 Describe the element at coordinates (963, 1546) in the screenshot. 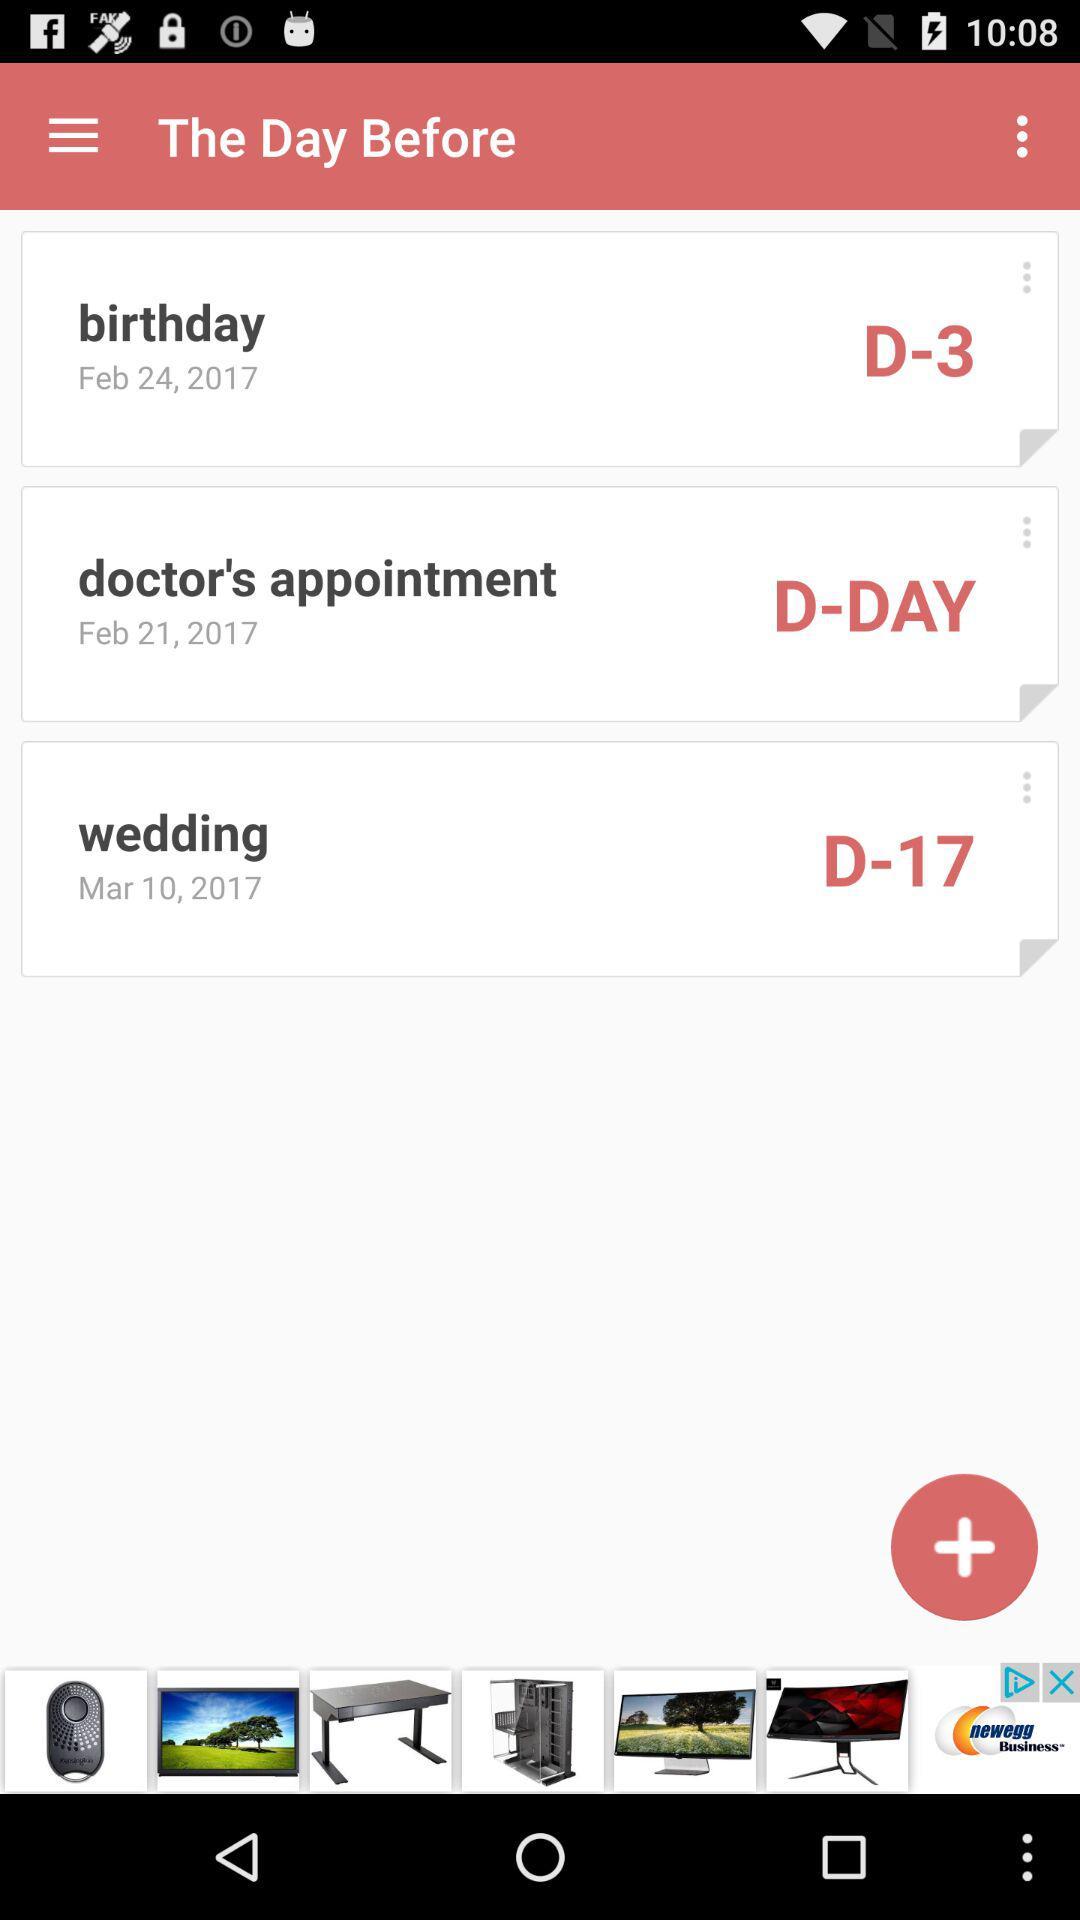

I see `in new` at that location.